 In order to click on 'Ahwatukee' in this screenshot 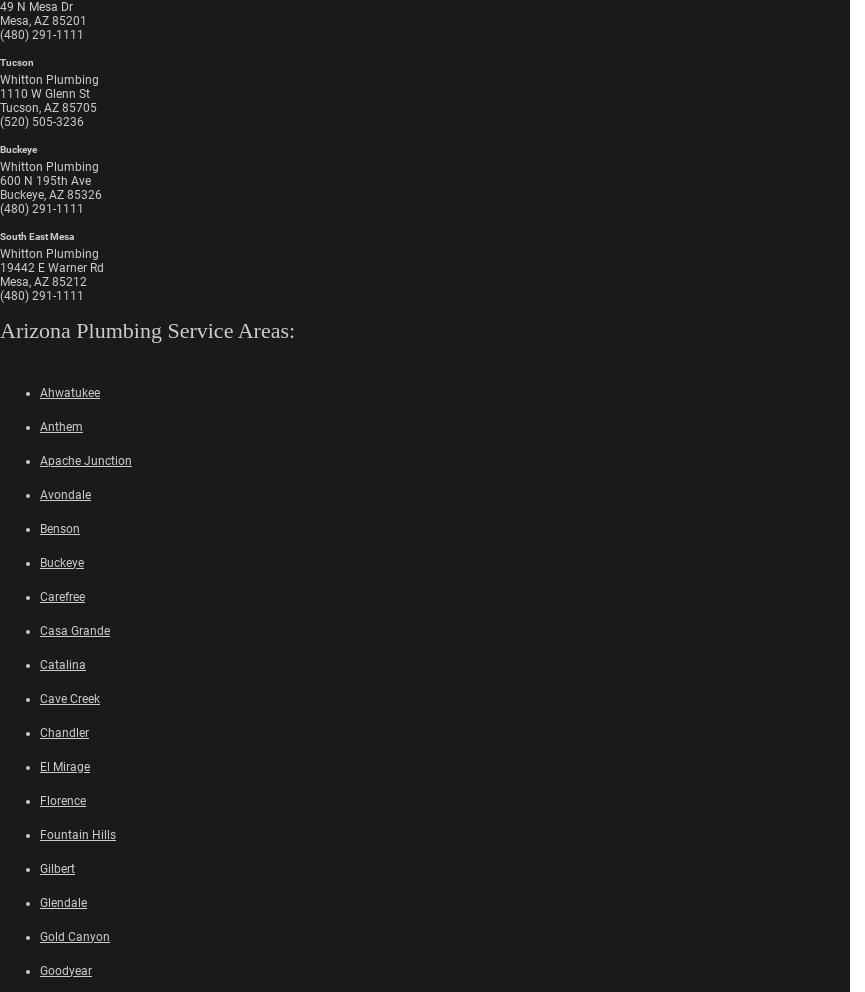, I will do `click(69, 392)`.